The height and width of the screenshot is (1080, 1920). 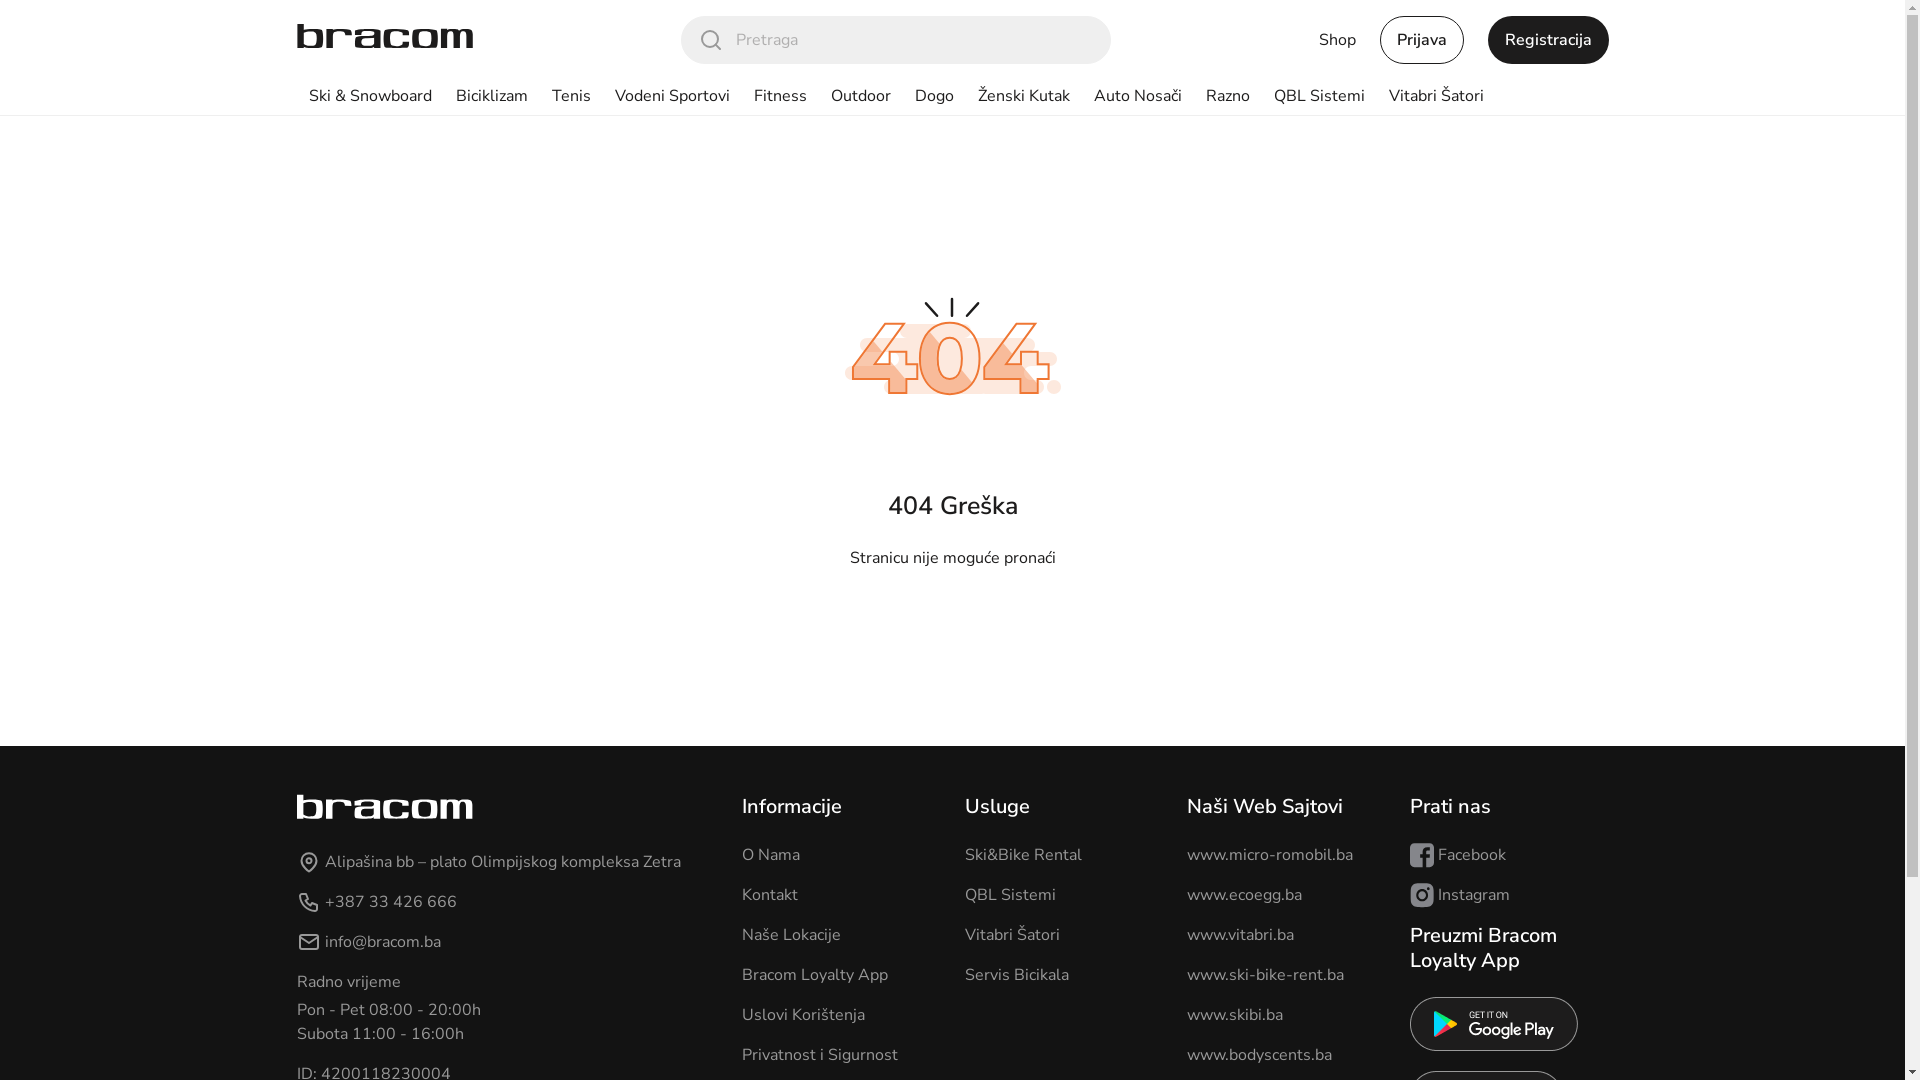 I want to click on 'www.bodyscents.ba', so click(x=1258, y=1054).